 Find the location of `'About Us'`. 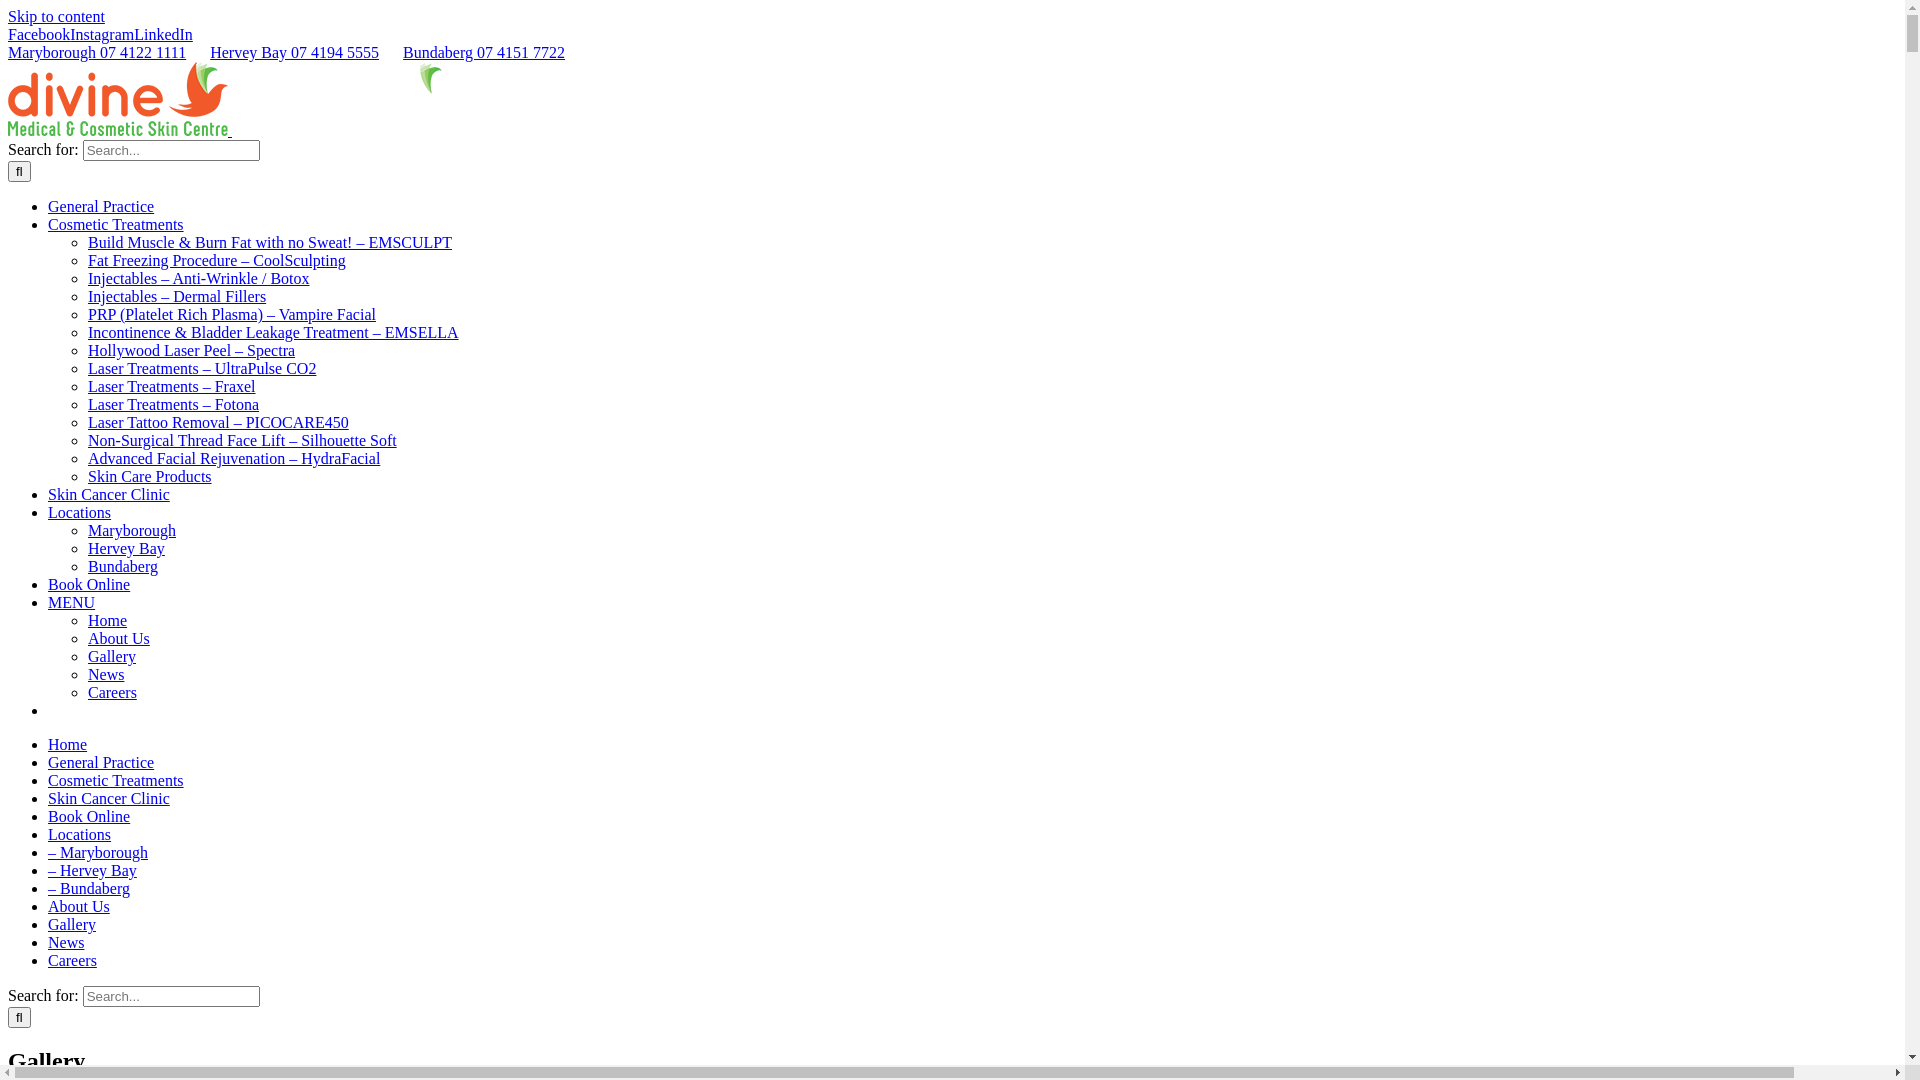

'About Us' is located at coordinates (48, 906).